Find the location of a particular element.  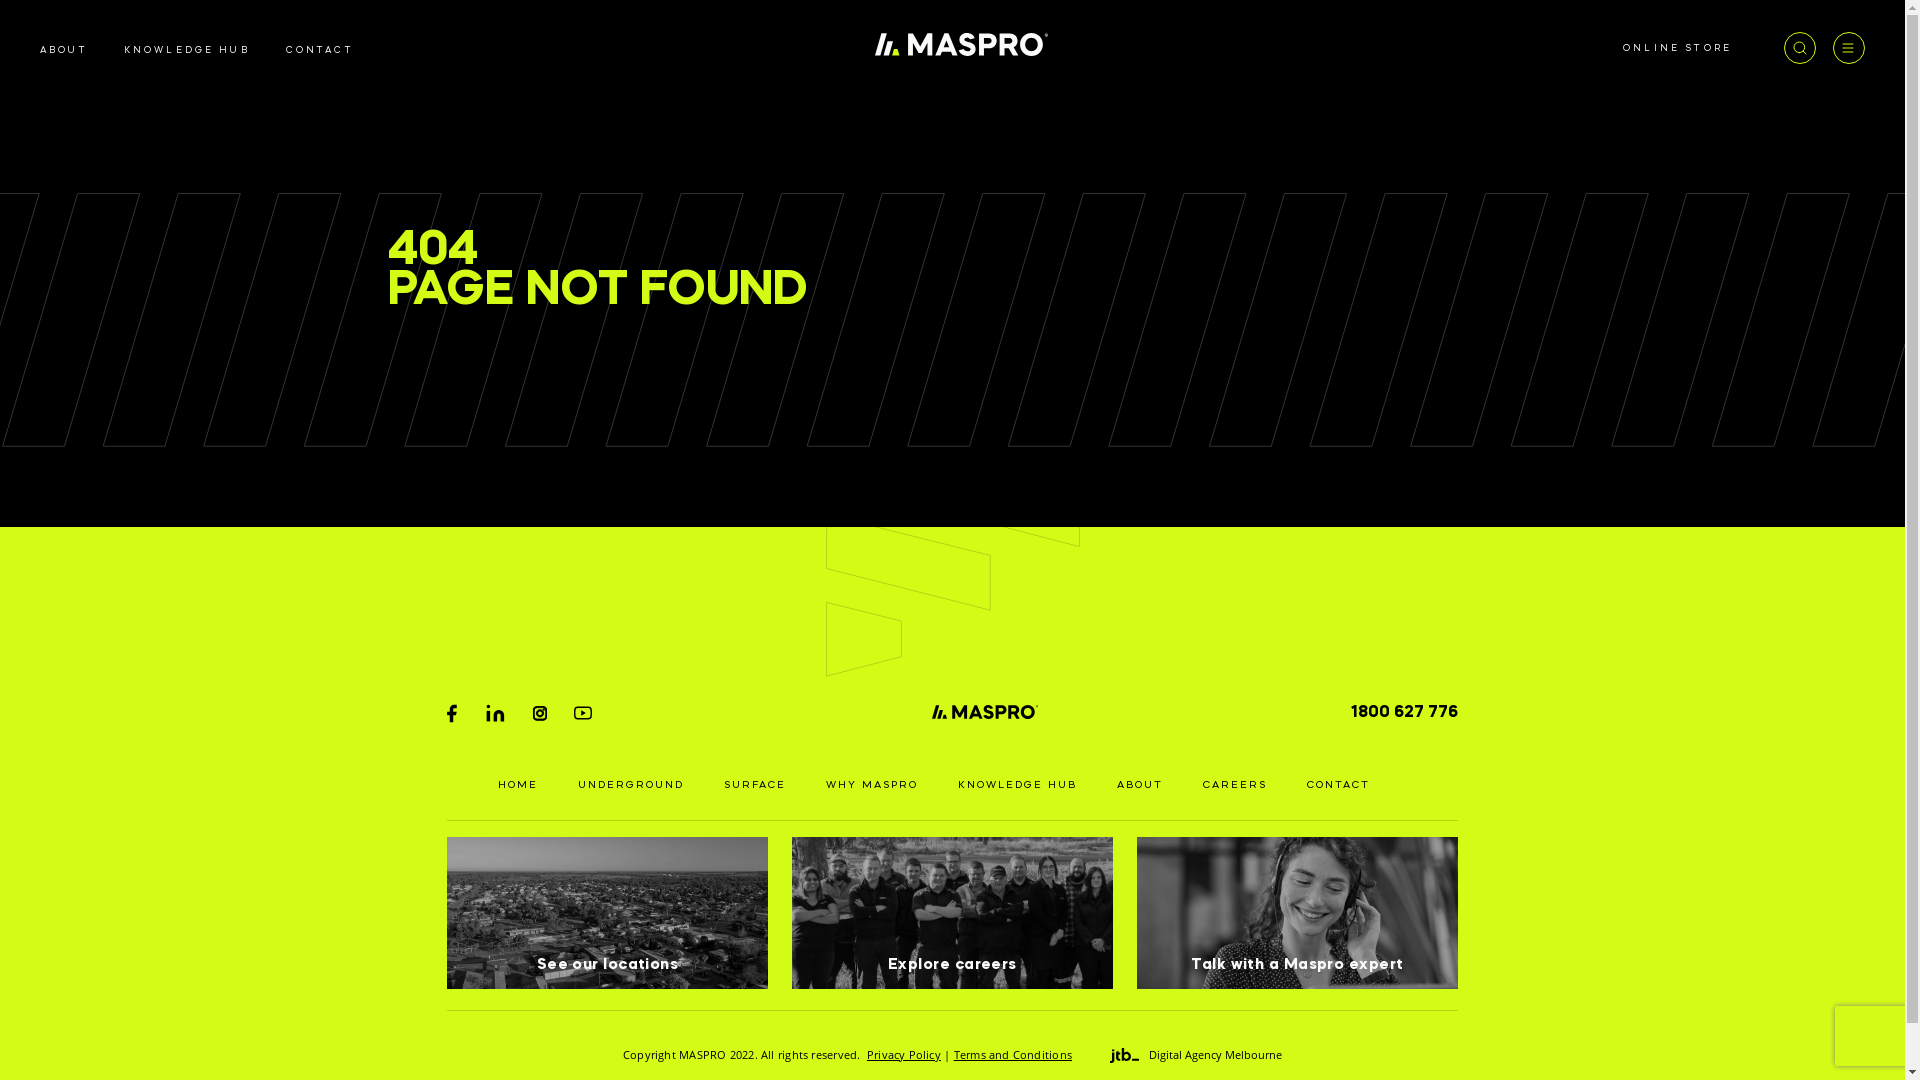

'Terms and Conditions' is located at coordinates (1012, 1053).